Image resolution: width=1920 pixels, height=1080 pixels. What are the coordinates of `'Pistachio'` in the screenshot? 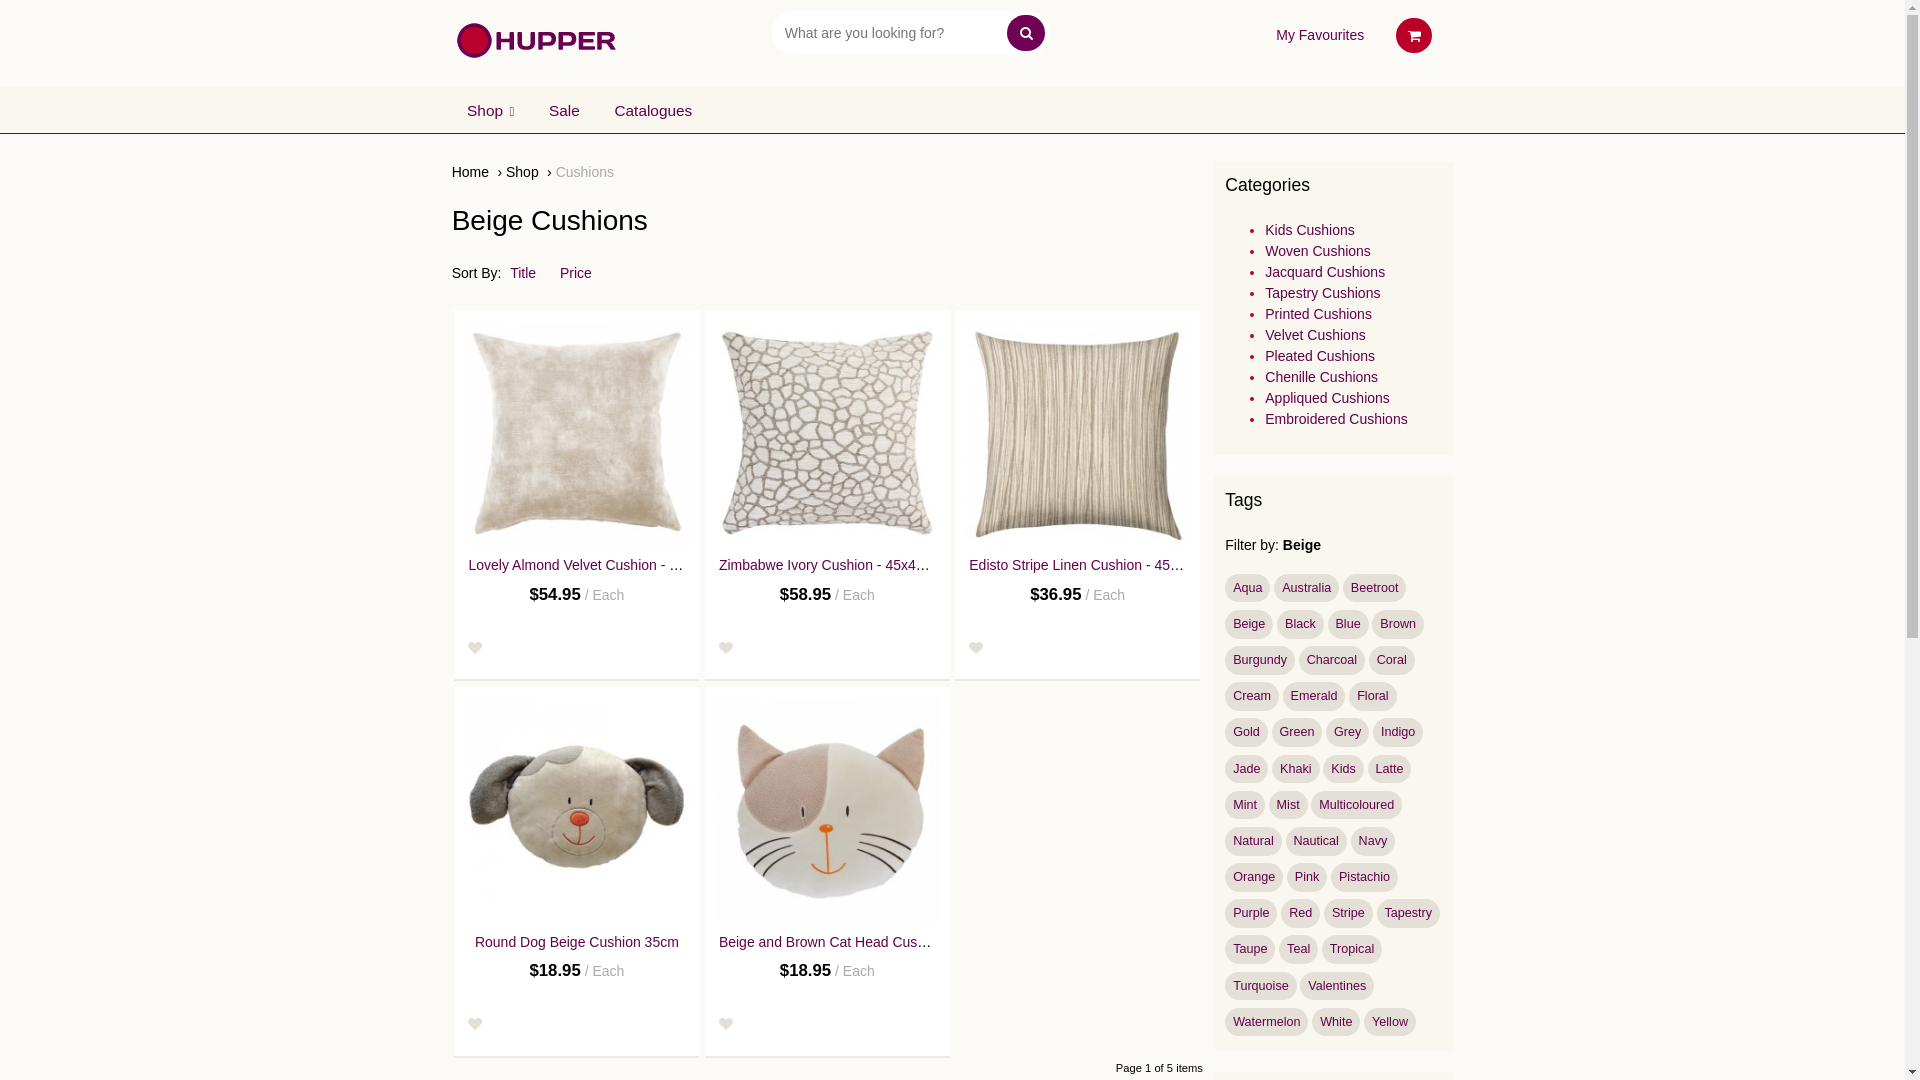 It's located at (1363, 876).